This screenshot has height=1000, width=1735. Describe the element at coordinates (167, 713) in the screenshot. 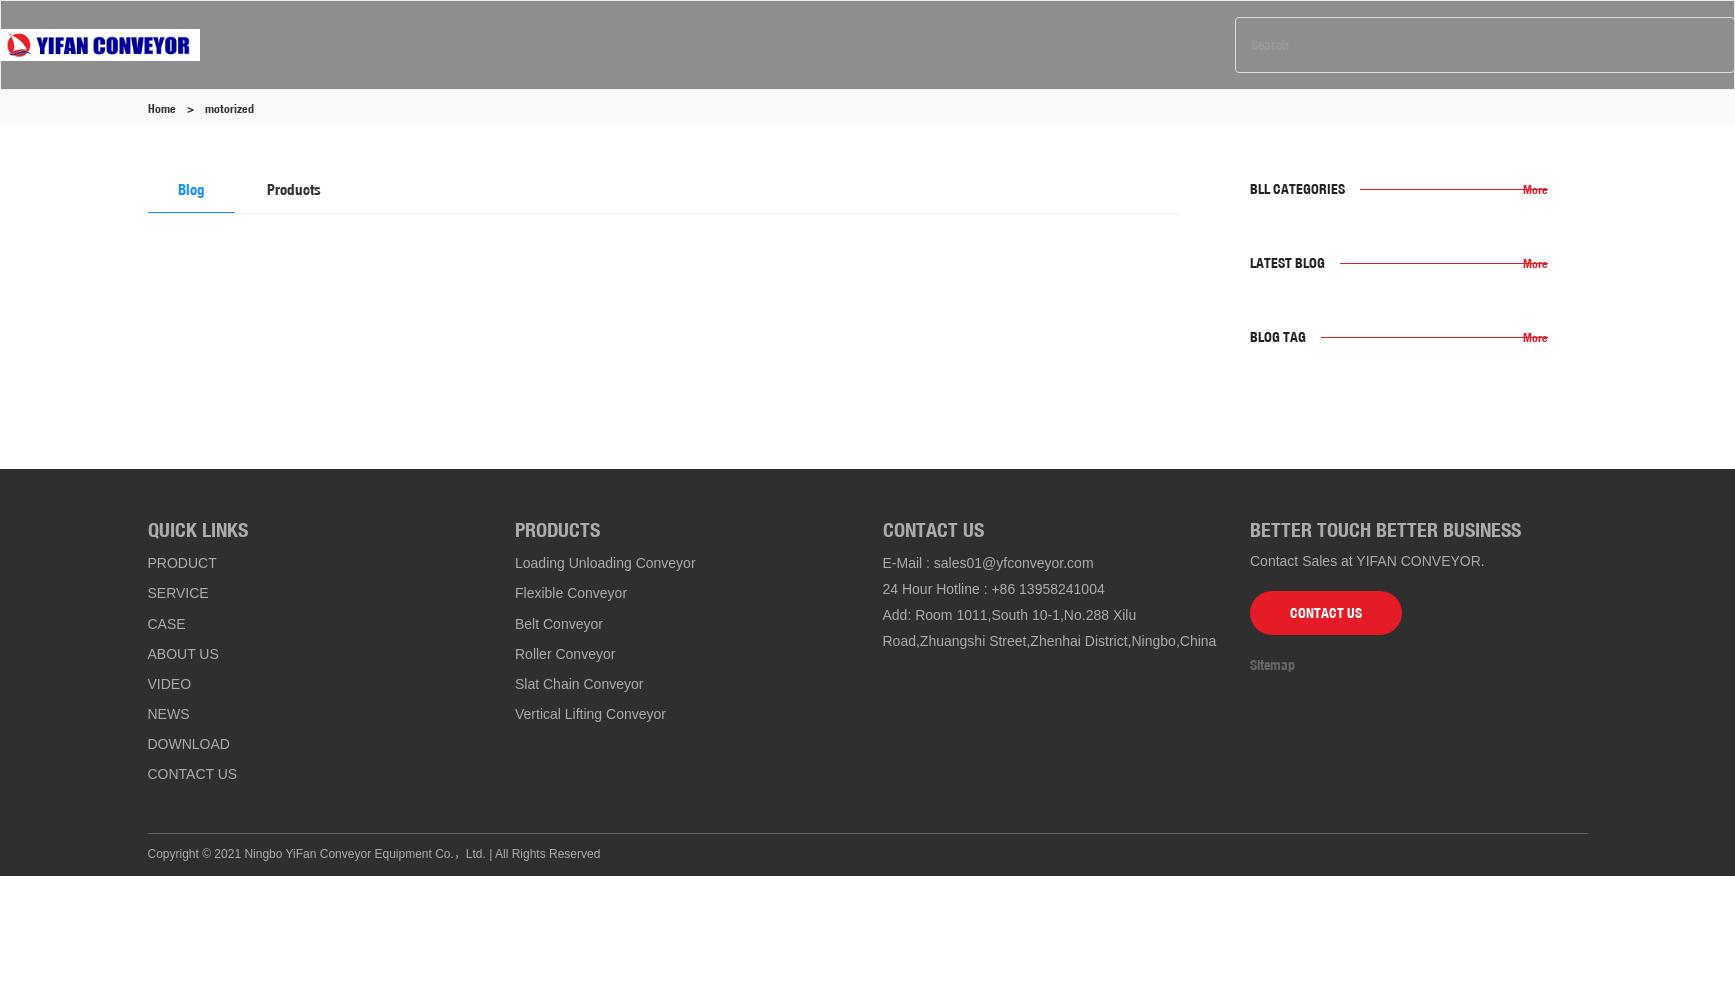

I see `'NEWS'` at that location.